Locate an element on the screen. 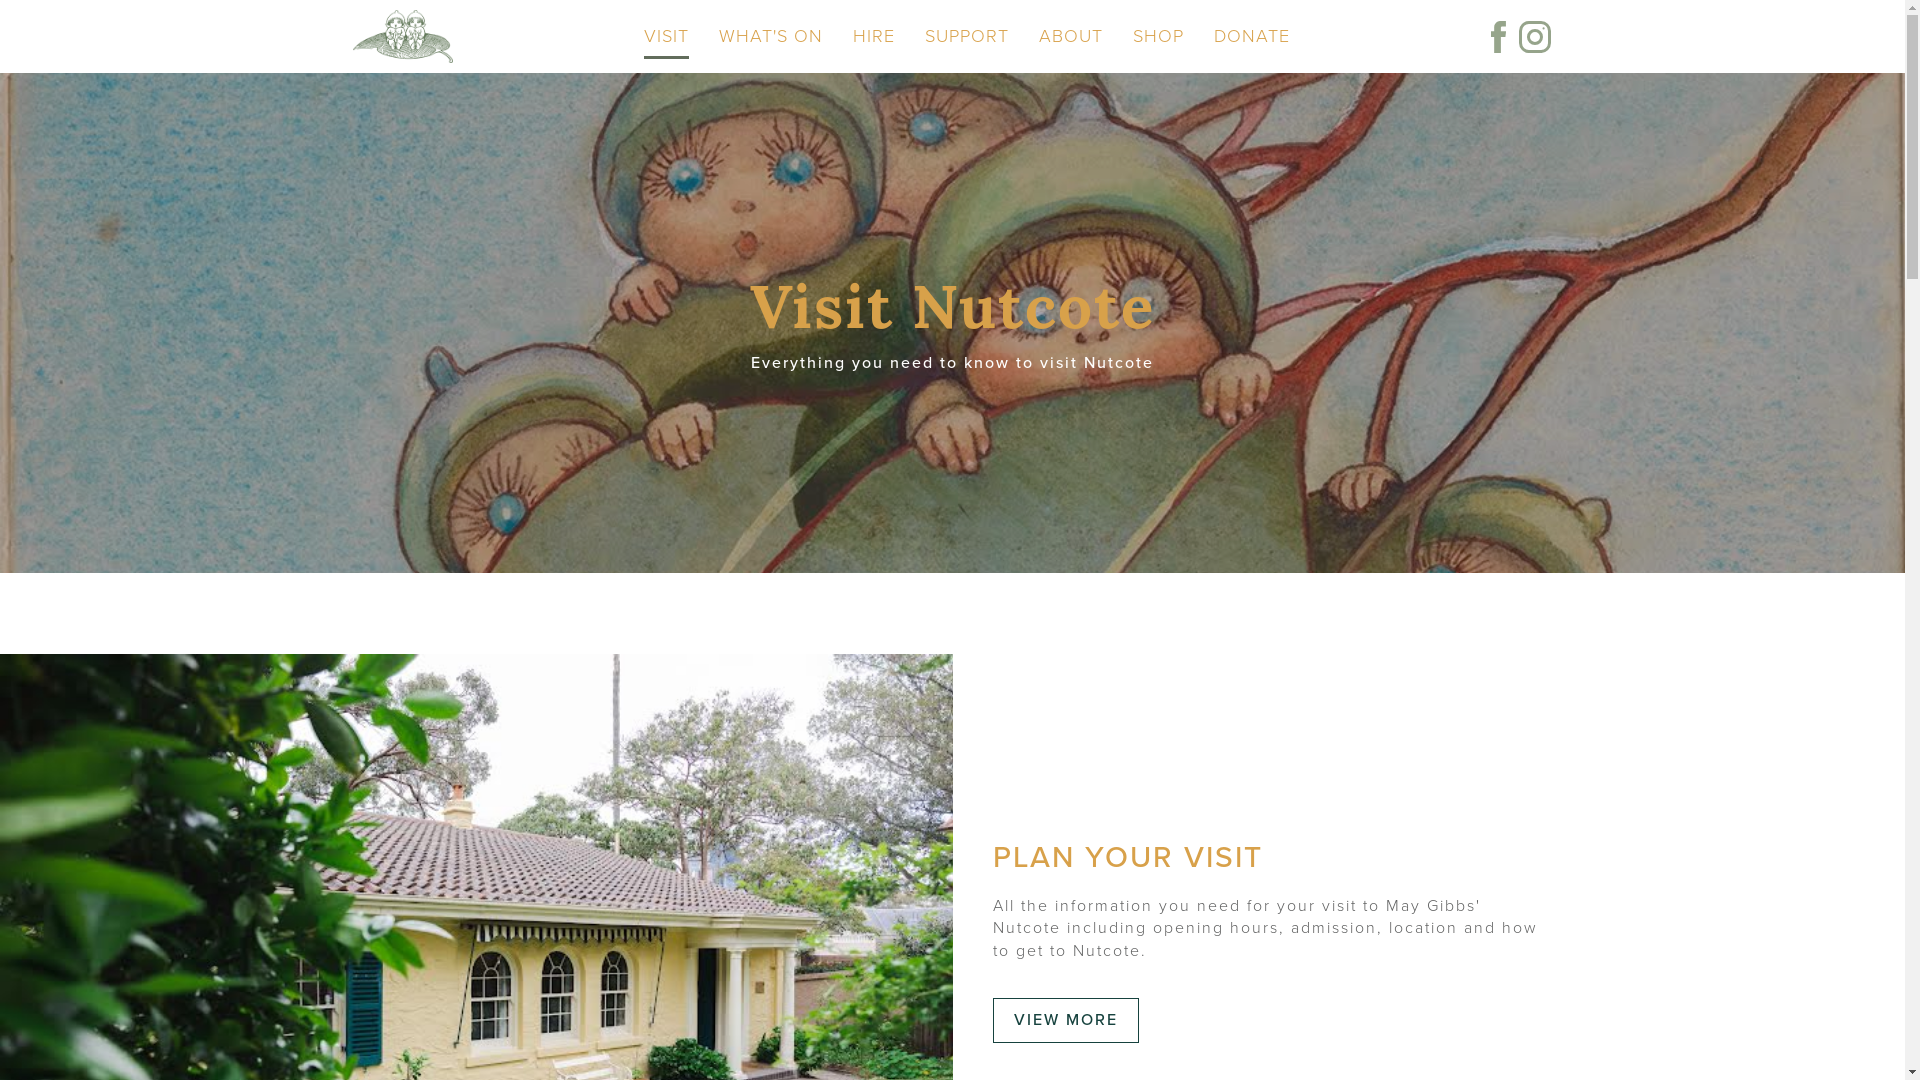 Image resolution: width=1920 pixels, height=1080 pixels. 'DONATE' is located at coordinates (1198, 36).